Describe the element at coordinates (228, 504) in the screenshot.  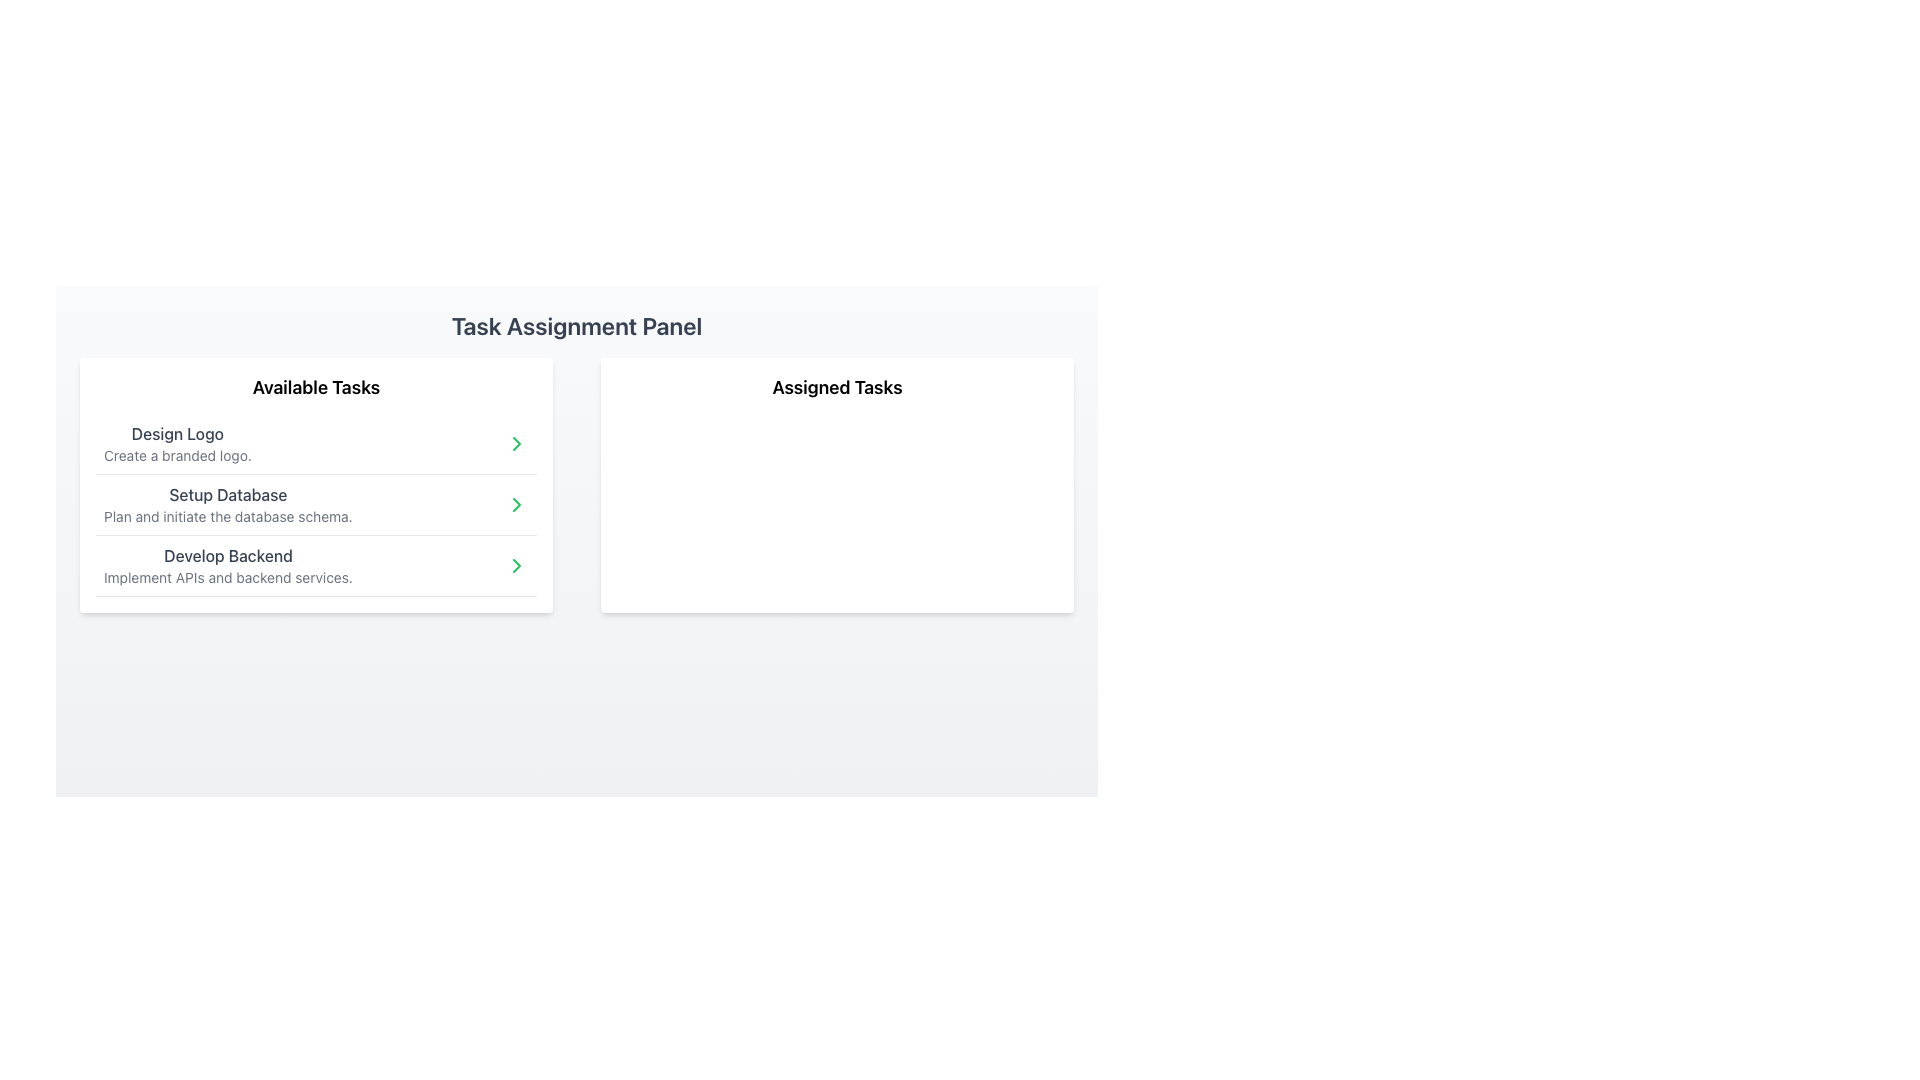
I see `text of the second task entry titled 'Setup Database' in the 'Available Tasks' section, which is located between 'Design Logo' and 'Develop Backend'` at that location.